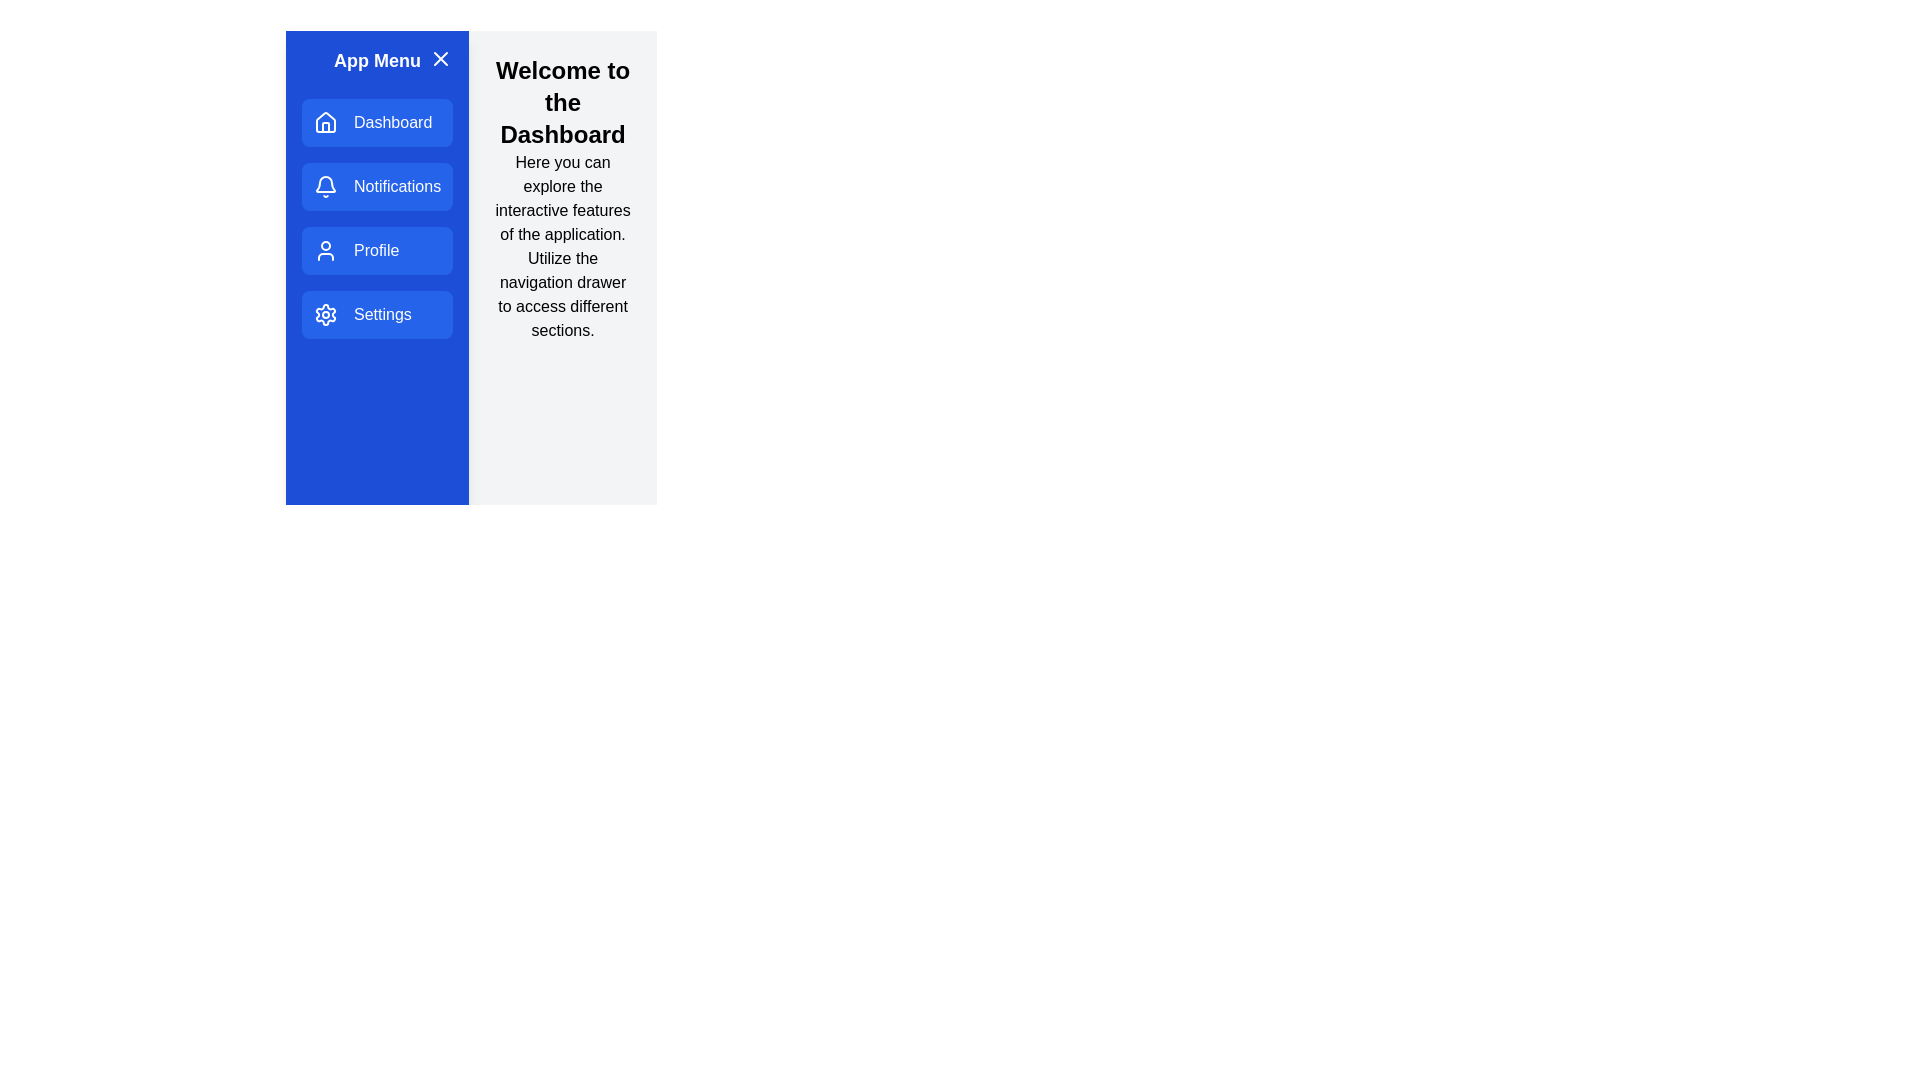  I want to click on the blue 'Settings' button with a white gear icon, so click(377, 315).